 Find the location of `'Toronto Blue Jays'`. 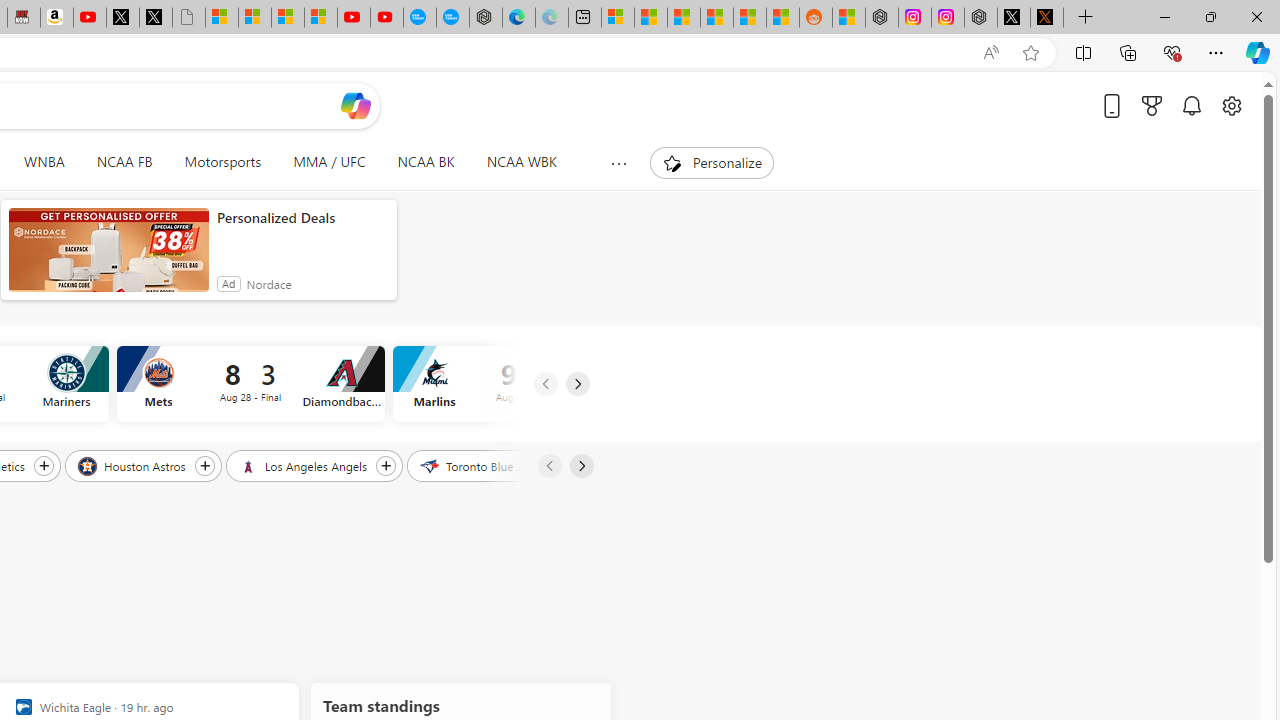

'Toronto Blue Jays' is located at coordinates (481, 465).